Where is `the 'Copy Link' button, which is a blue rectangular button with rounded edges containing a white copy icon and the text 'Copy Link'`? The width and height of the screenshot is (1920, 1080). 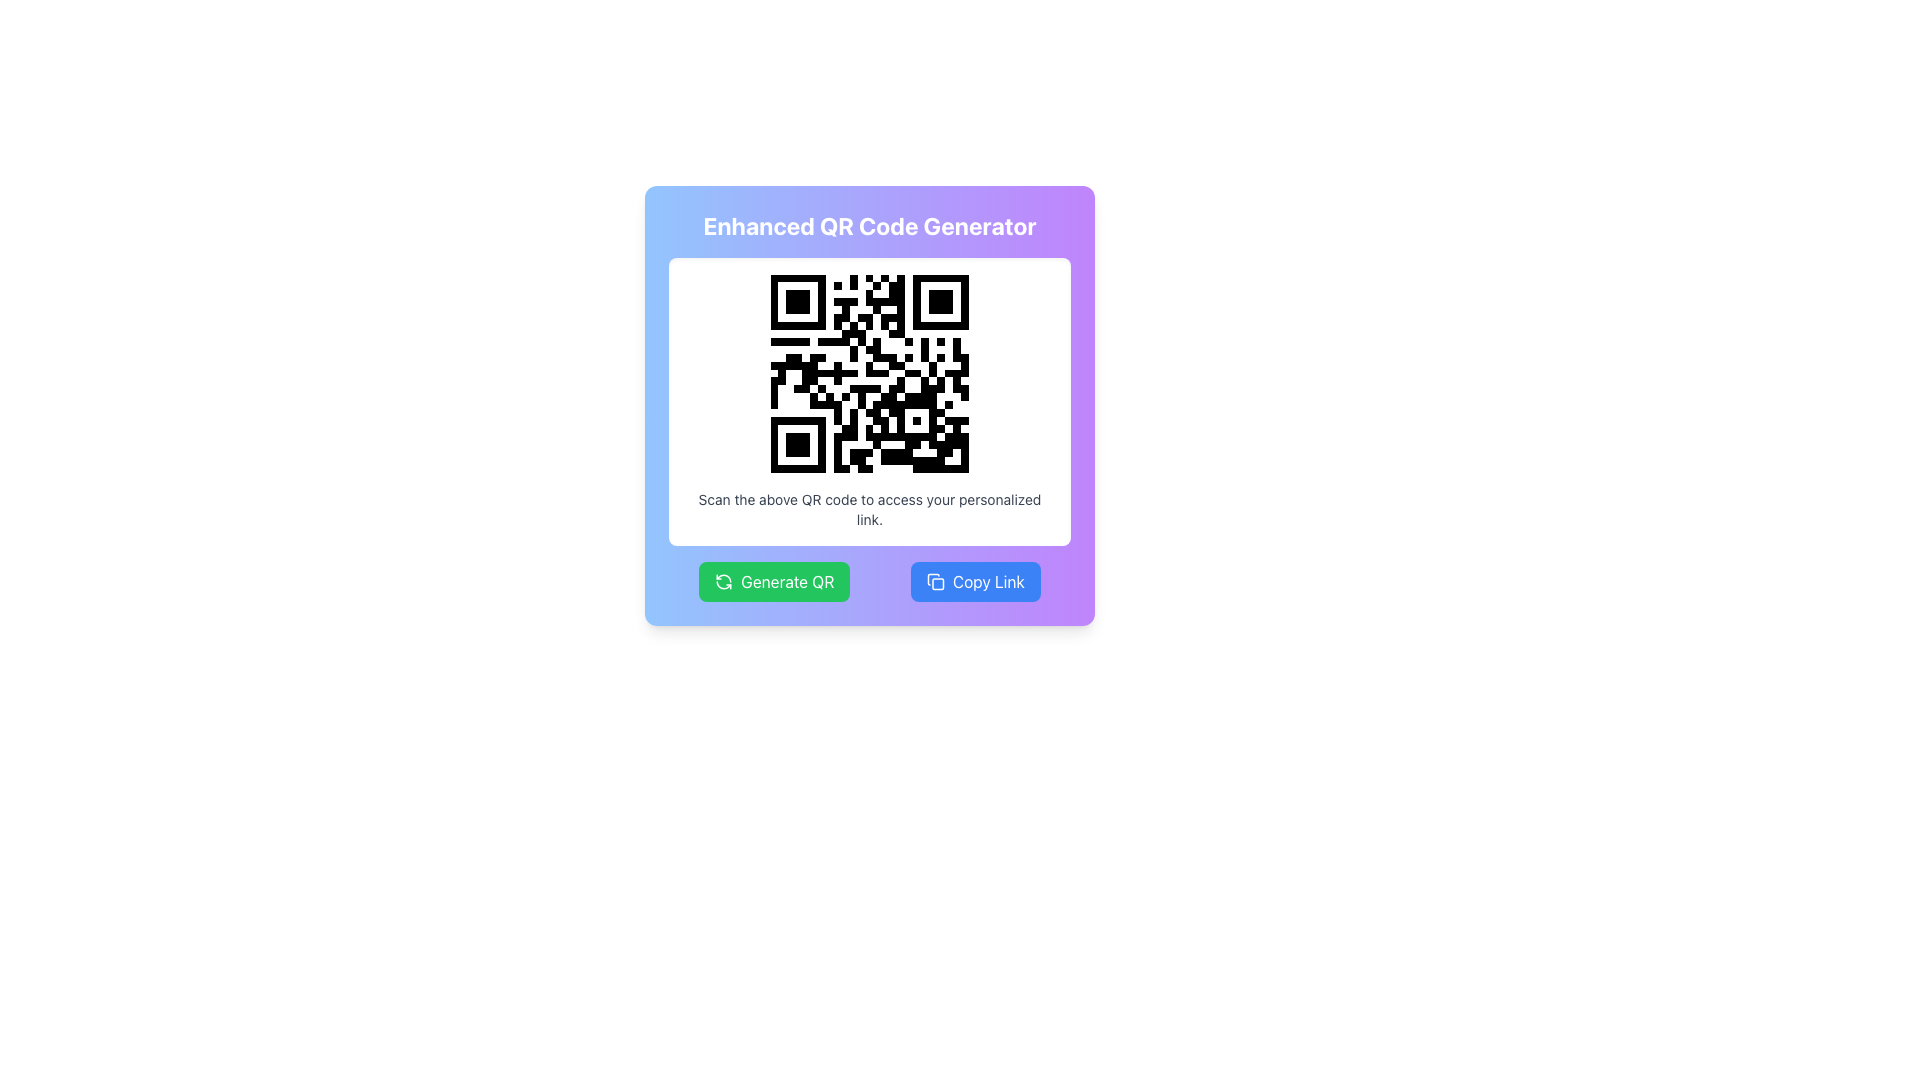
the 'Copy Link' button, which is a blue rectangular button with rounded edges containing a white copy icon and the text 'Copy Link' is located at coordinates (975, 582).